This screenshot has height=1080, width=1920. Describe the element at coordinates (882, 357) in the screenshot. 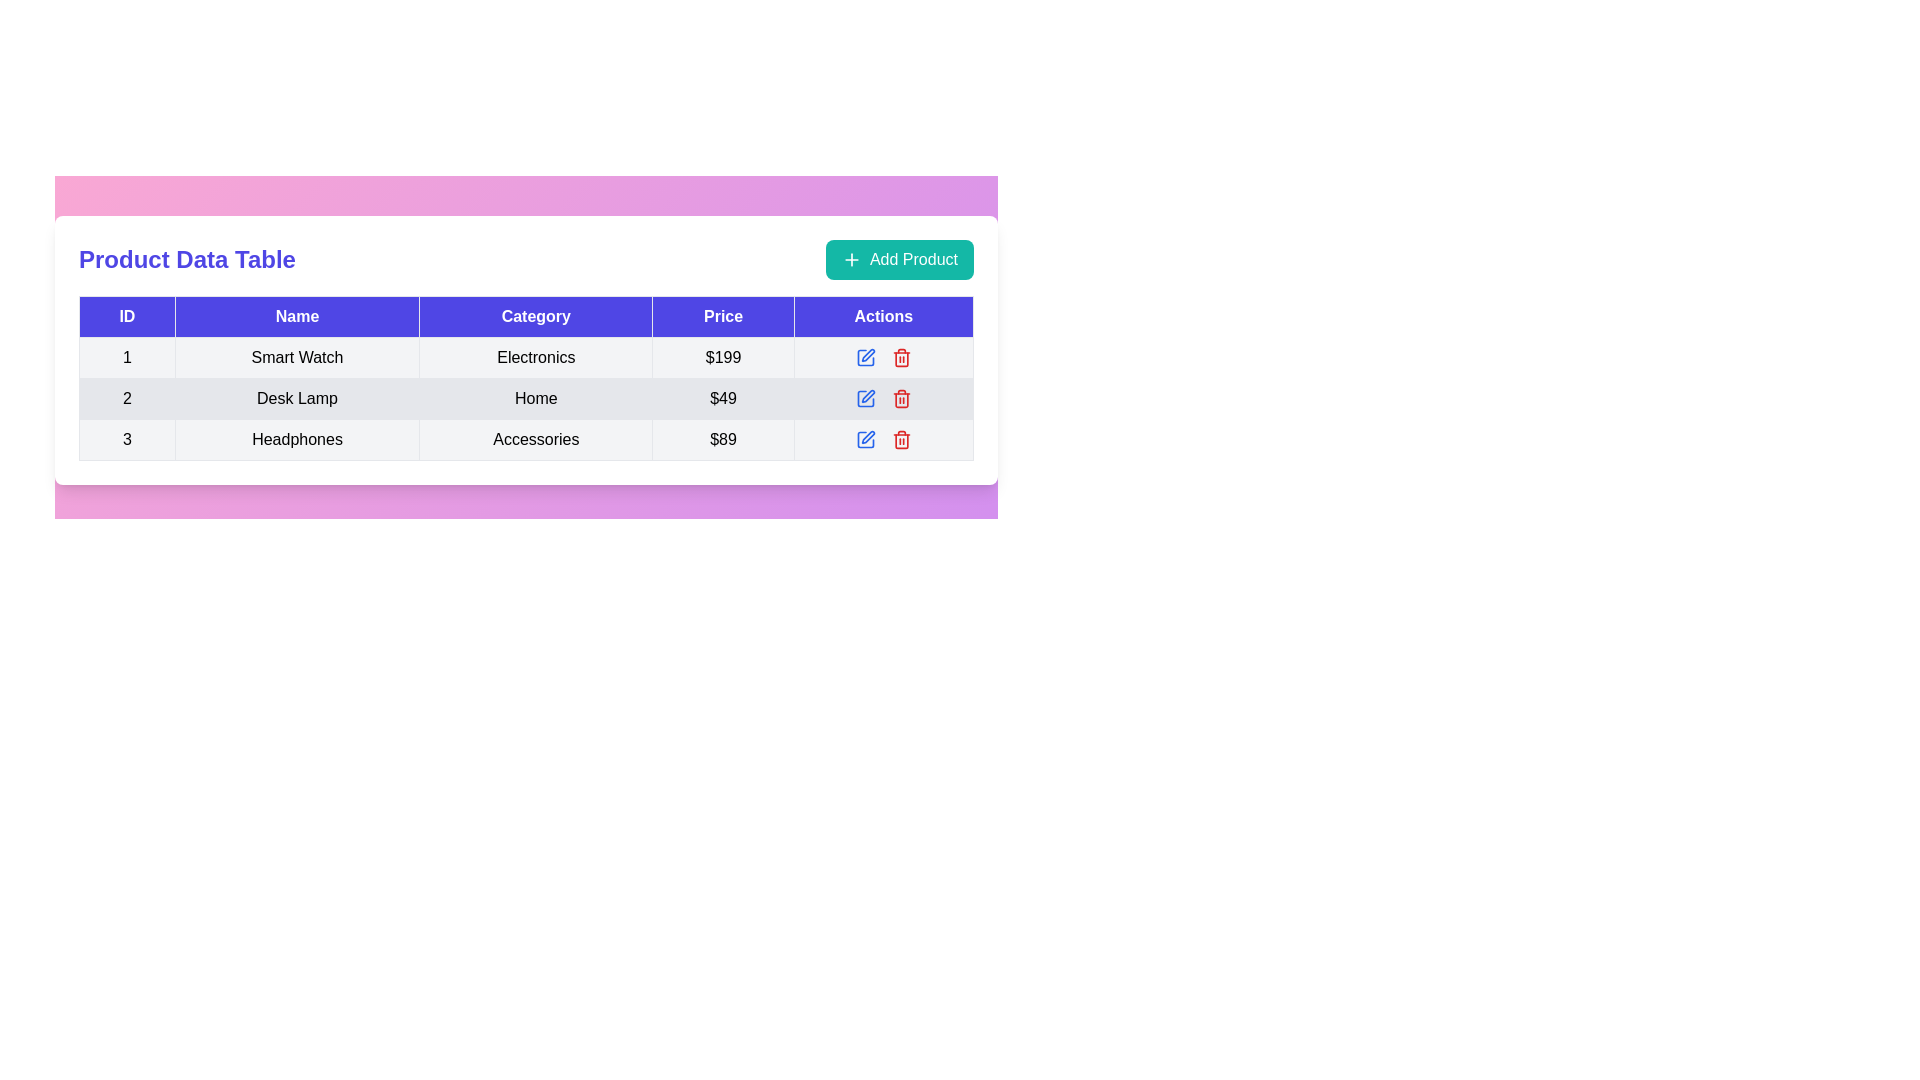

I see `the edit action icon button located in the 'Actions' column of the first row of the table corresponding to the product 'Smart Watch'` at that location.